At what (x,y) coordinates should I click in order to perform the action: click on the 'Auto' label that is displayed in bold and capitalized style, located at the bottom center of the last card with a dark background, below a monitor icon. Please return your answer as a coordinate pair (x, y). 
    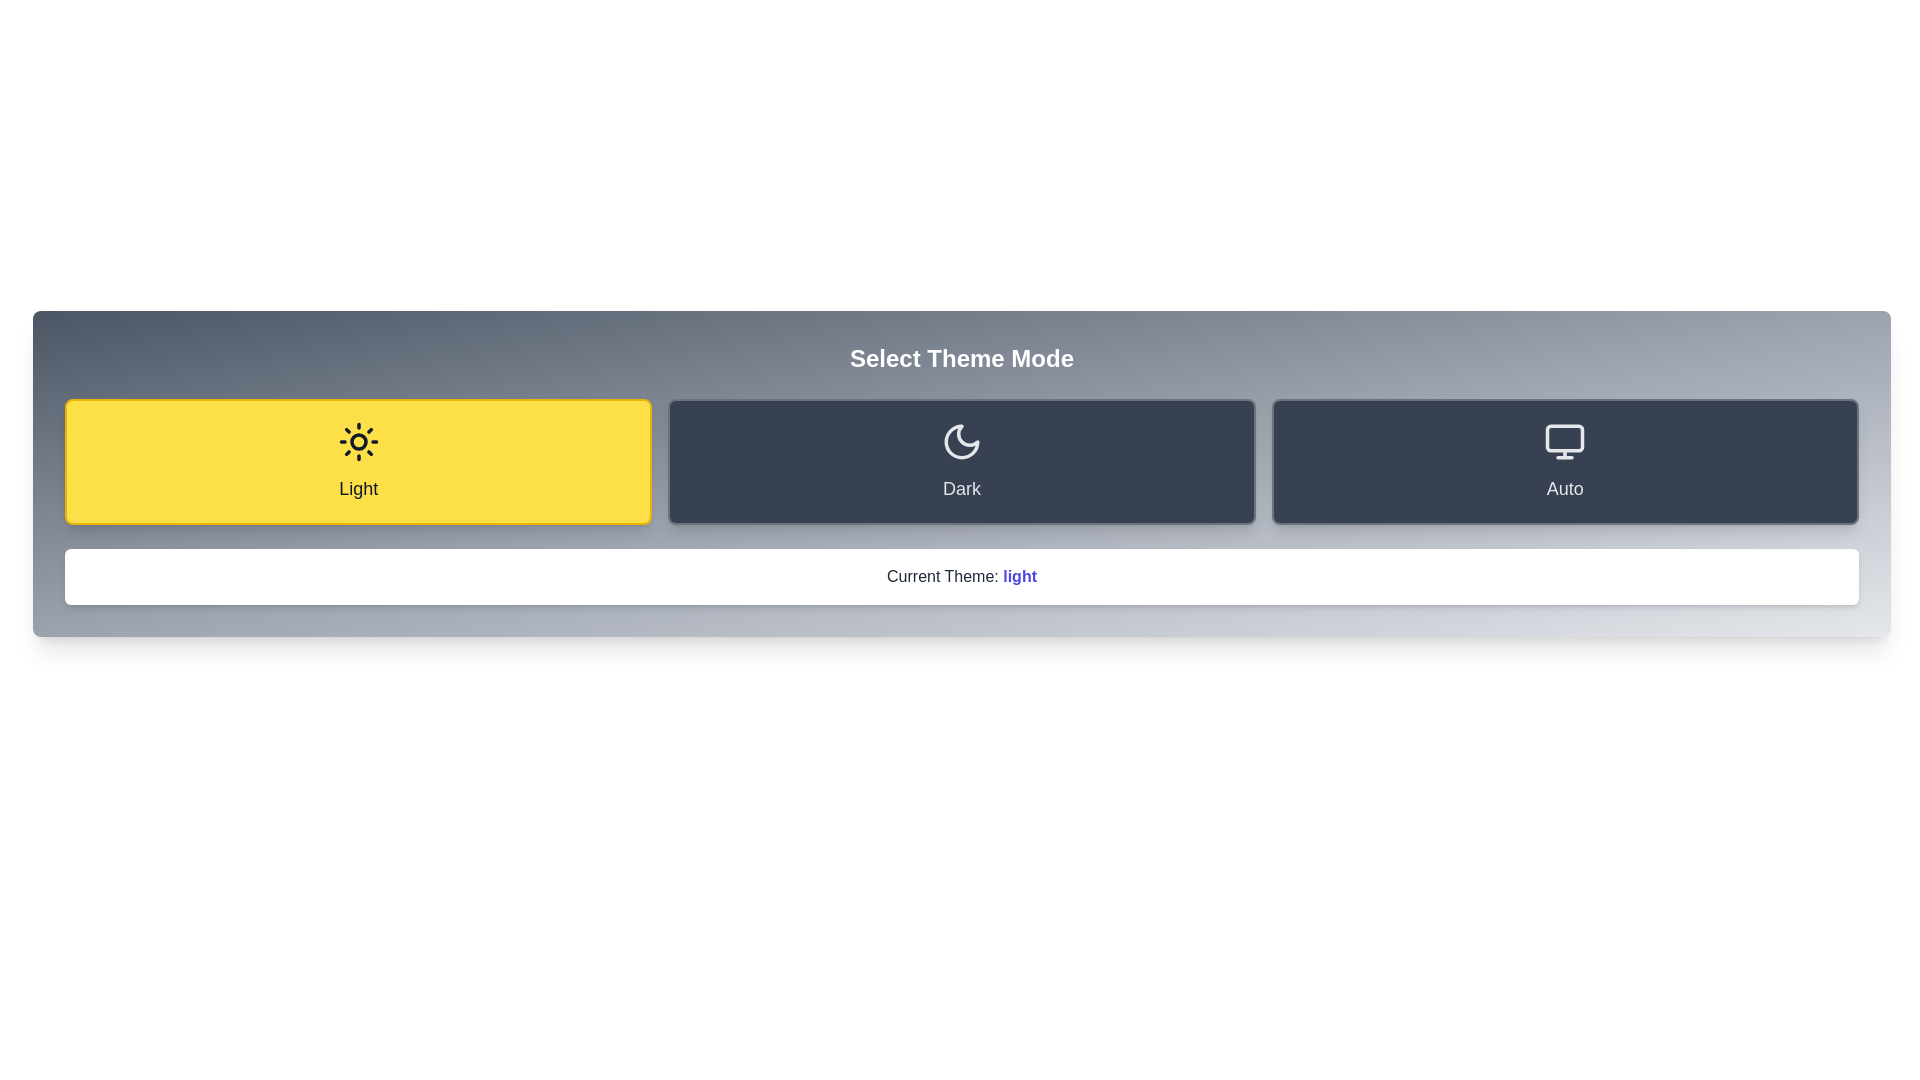
    Looking at the image, I should click on (1564, 489).